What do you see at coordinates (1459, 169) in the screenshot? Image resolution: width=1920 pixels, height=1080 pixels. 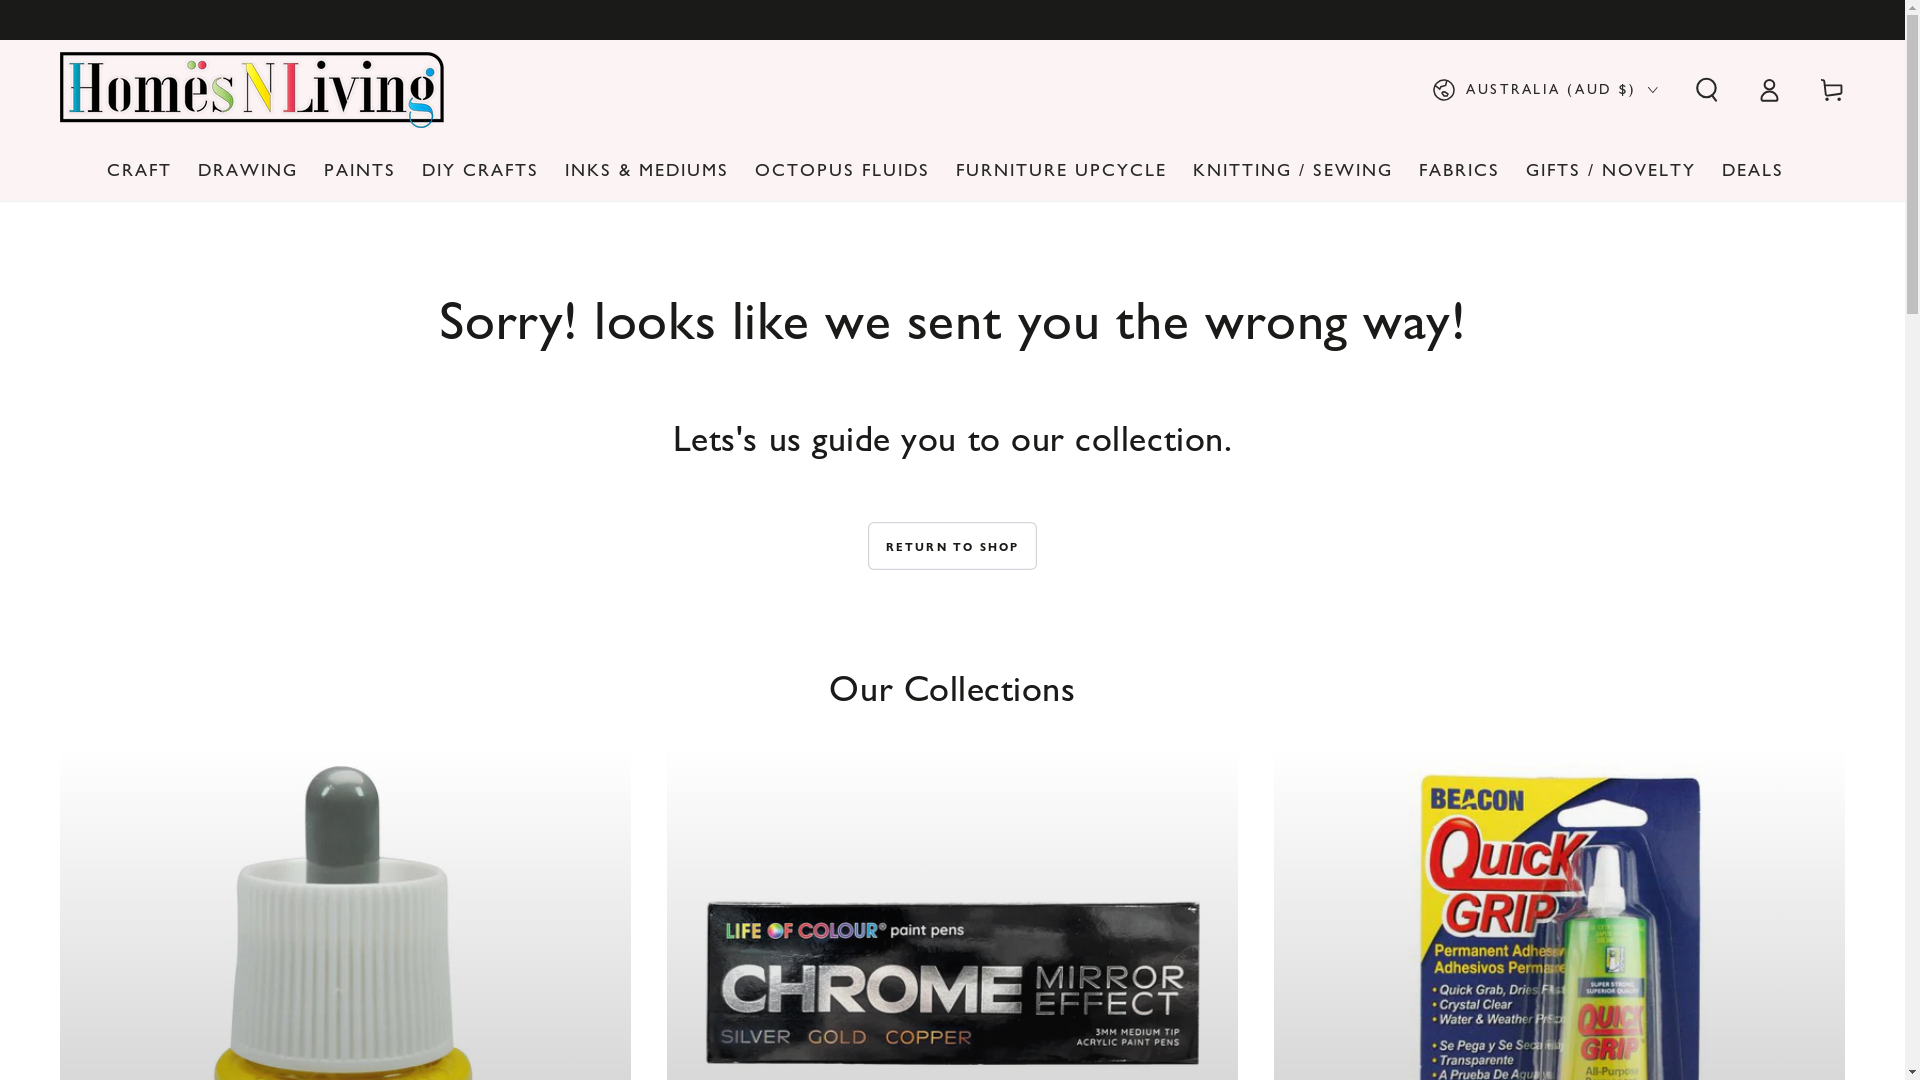 I see `'FABRICS'` at bounding box center [1459, 169].